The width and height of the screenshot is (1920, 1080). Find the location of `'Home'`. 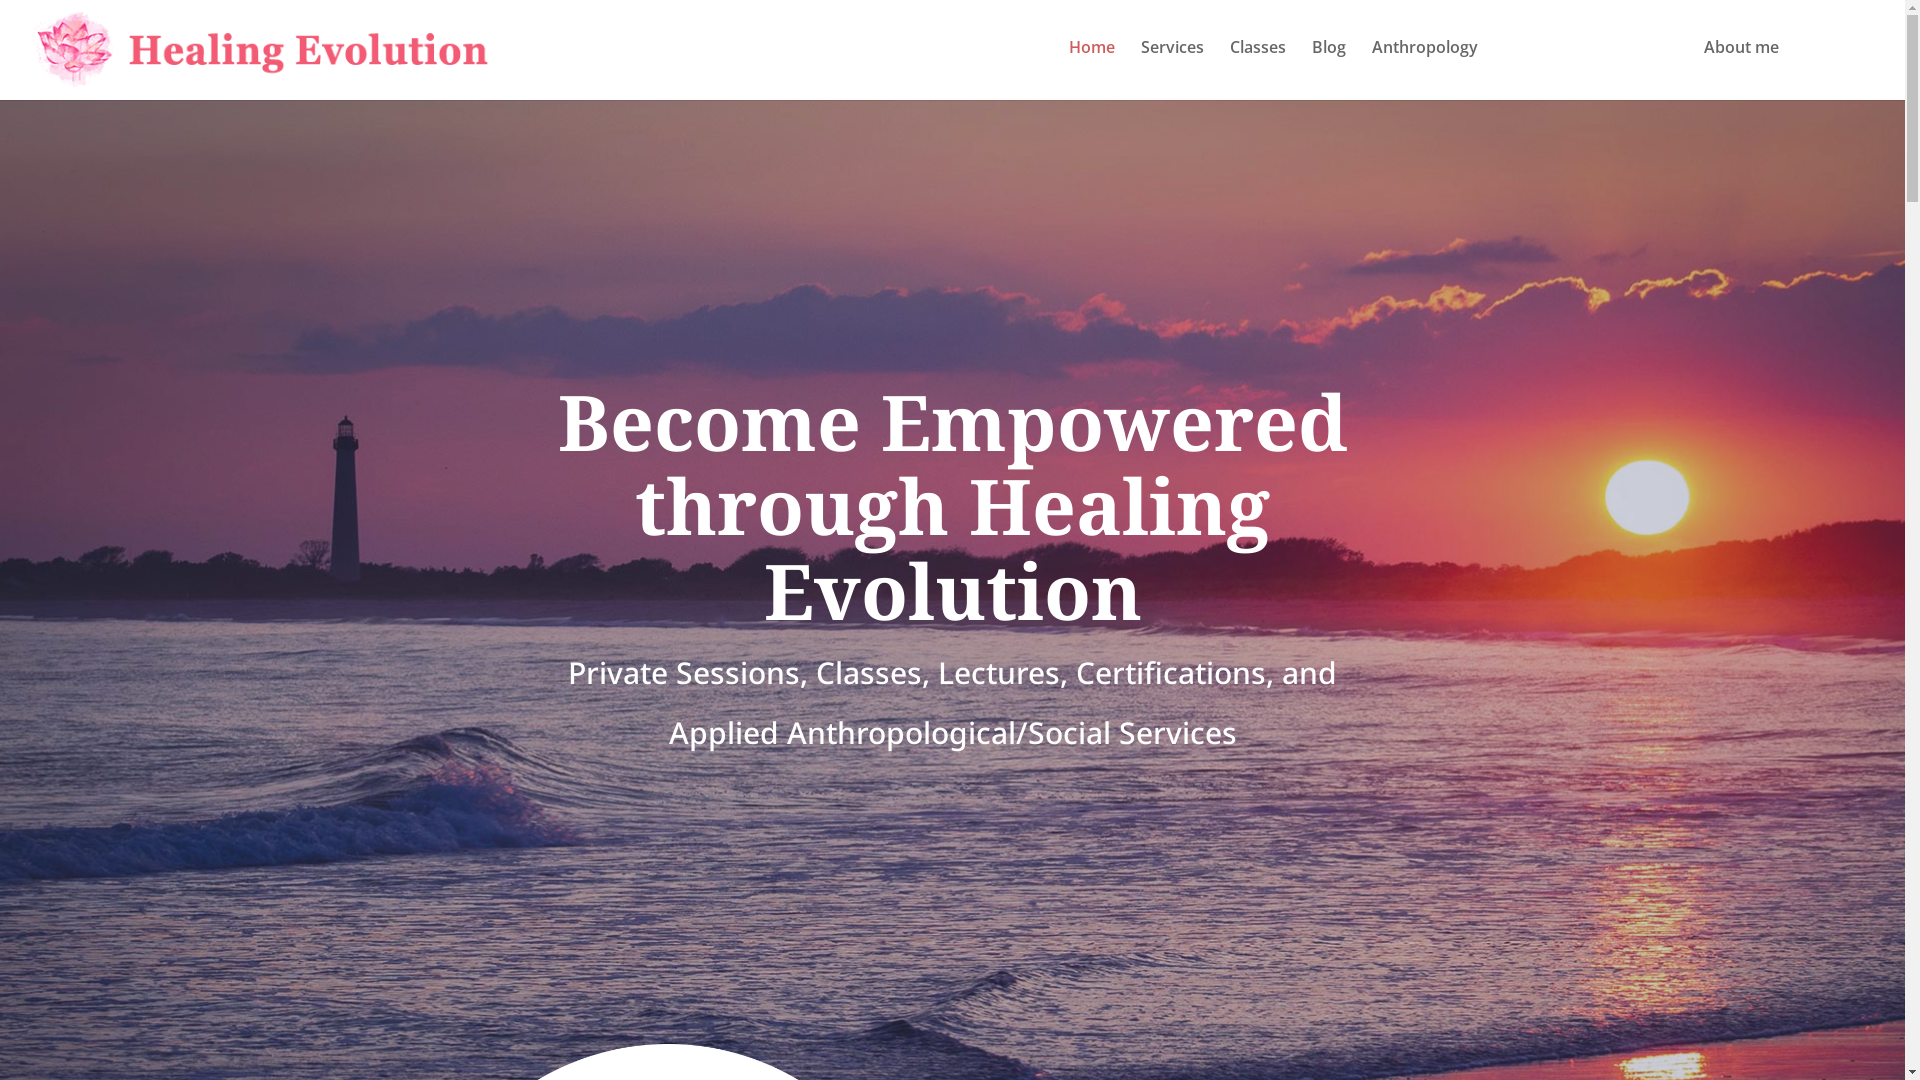

'Home' is located at coordinates (1090, 65).